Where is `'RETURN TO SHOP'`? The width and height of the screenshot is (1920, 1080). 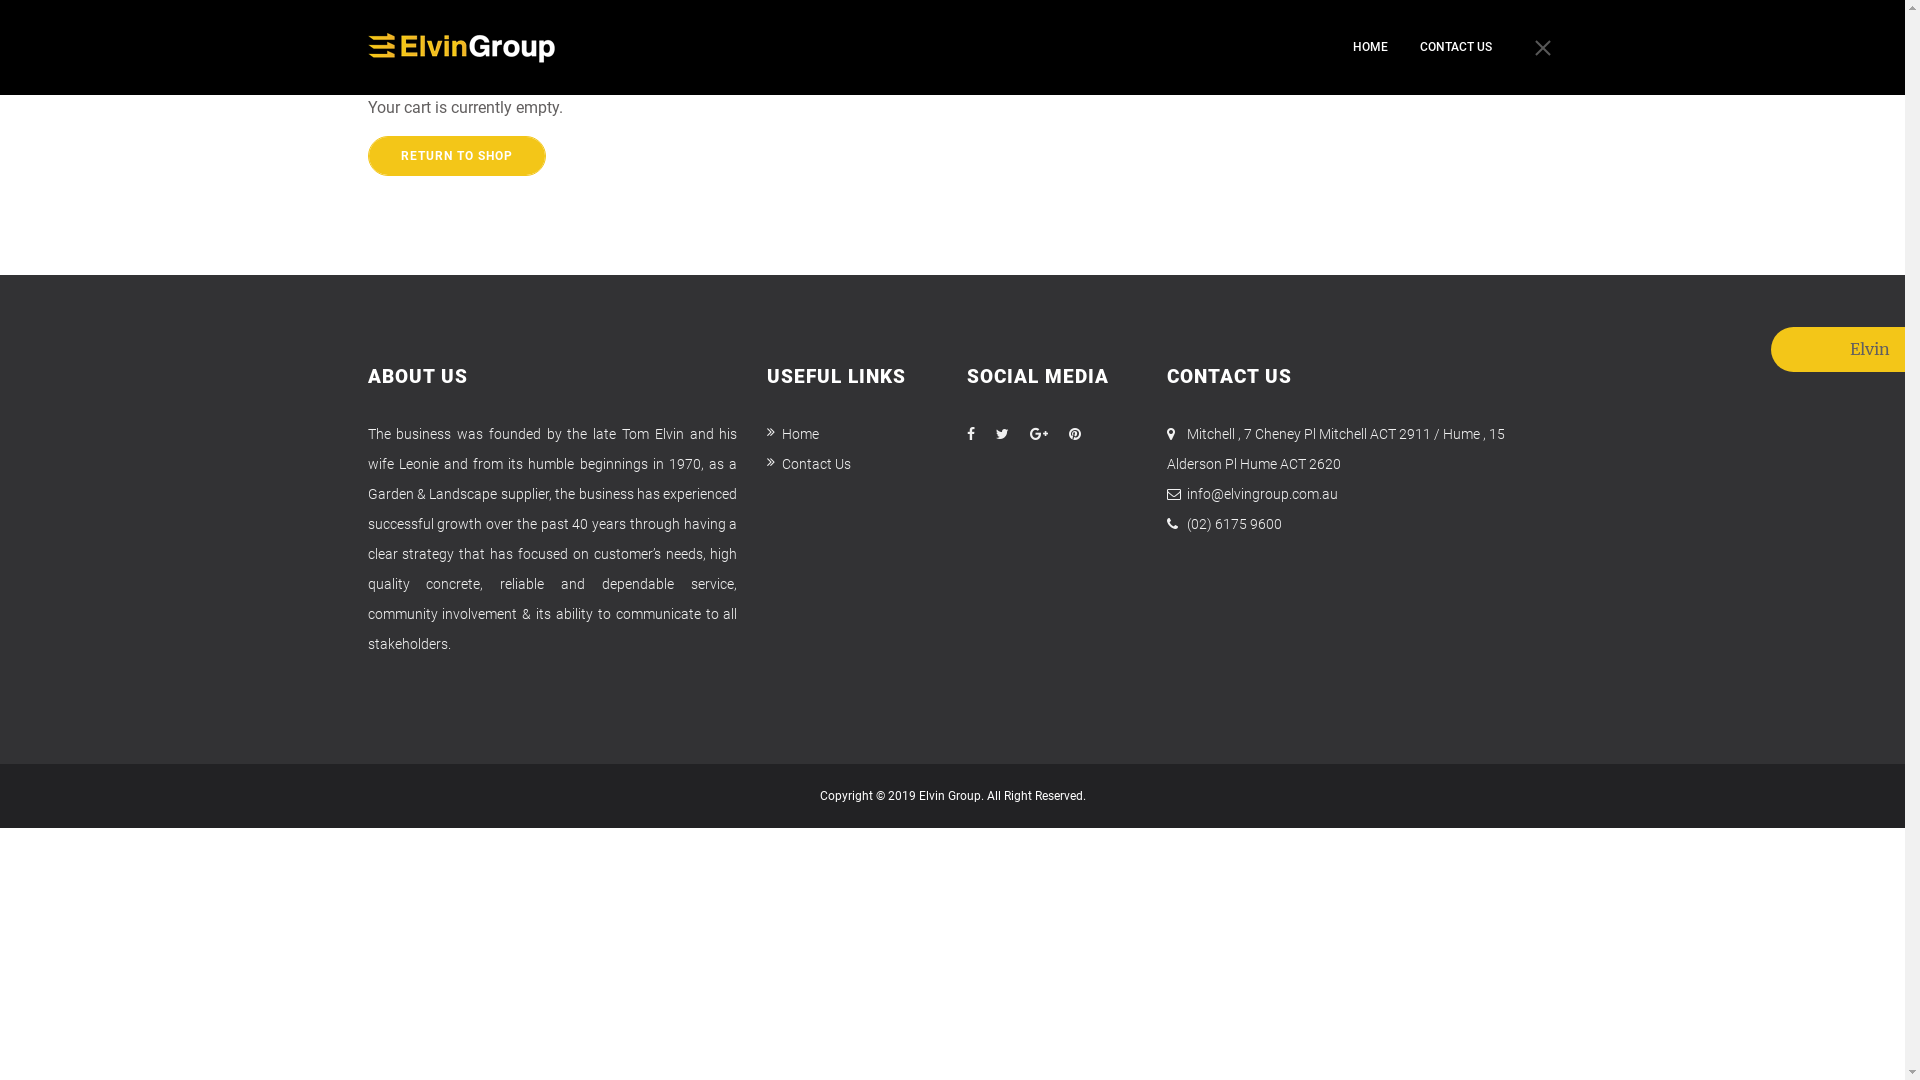
'RETURN TO SHOP' is located at coordinates (368, 154).